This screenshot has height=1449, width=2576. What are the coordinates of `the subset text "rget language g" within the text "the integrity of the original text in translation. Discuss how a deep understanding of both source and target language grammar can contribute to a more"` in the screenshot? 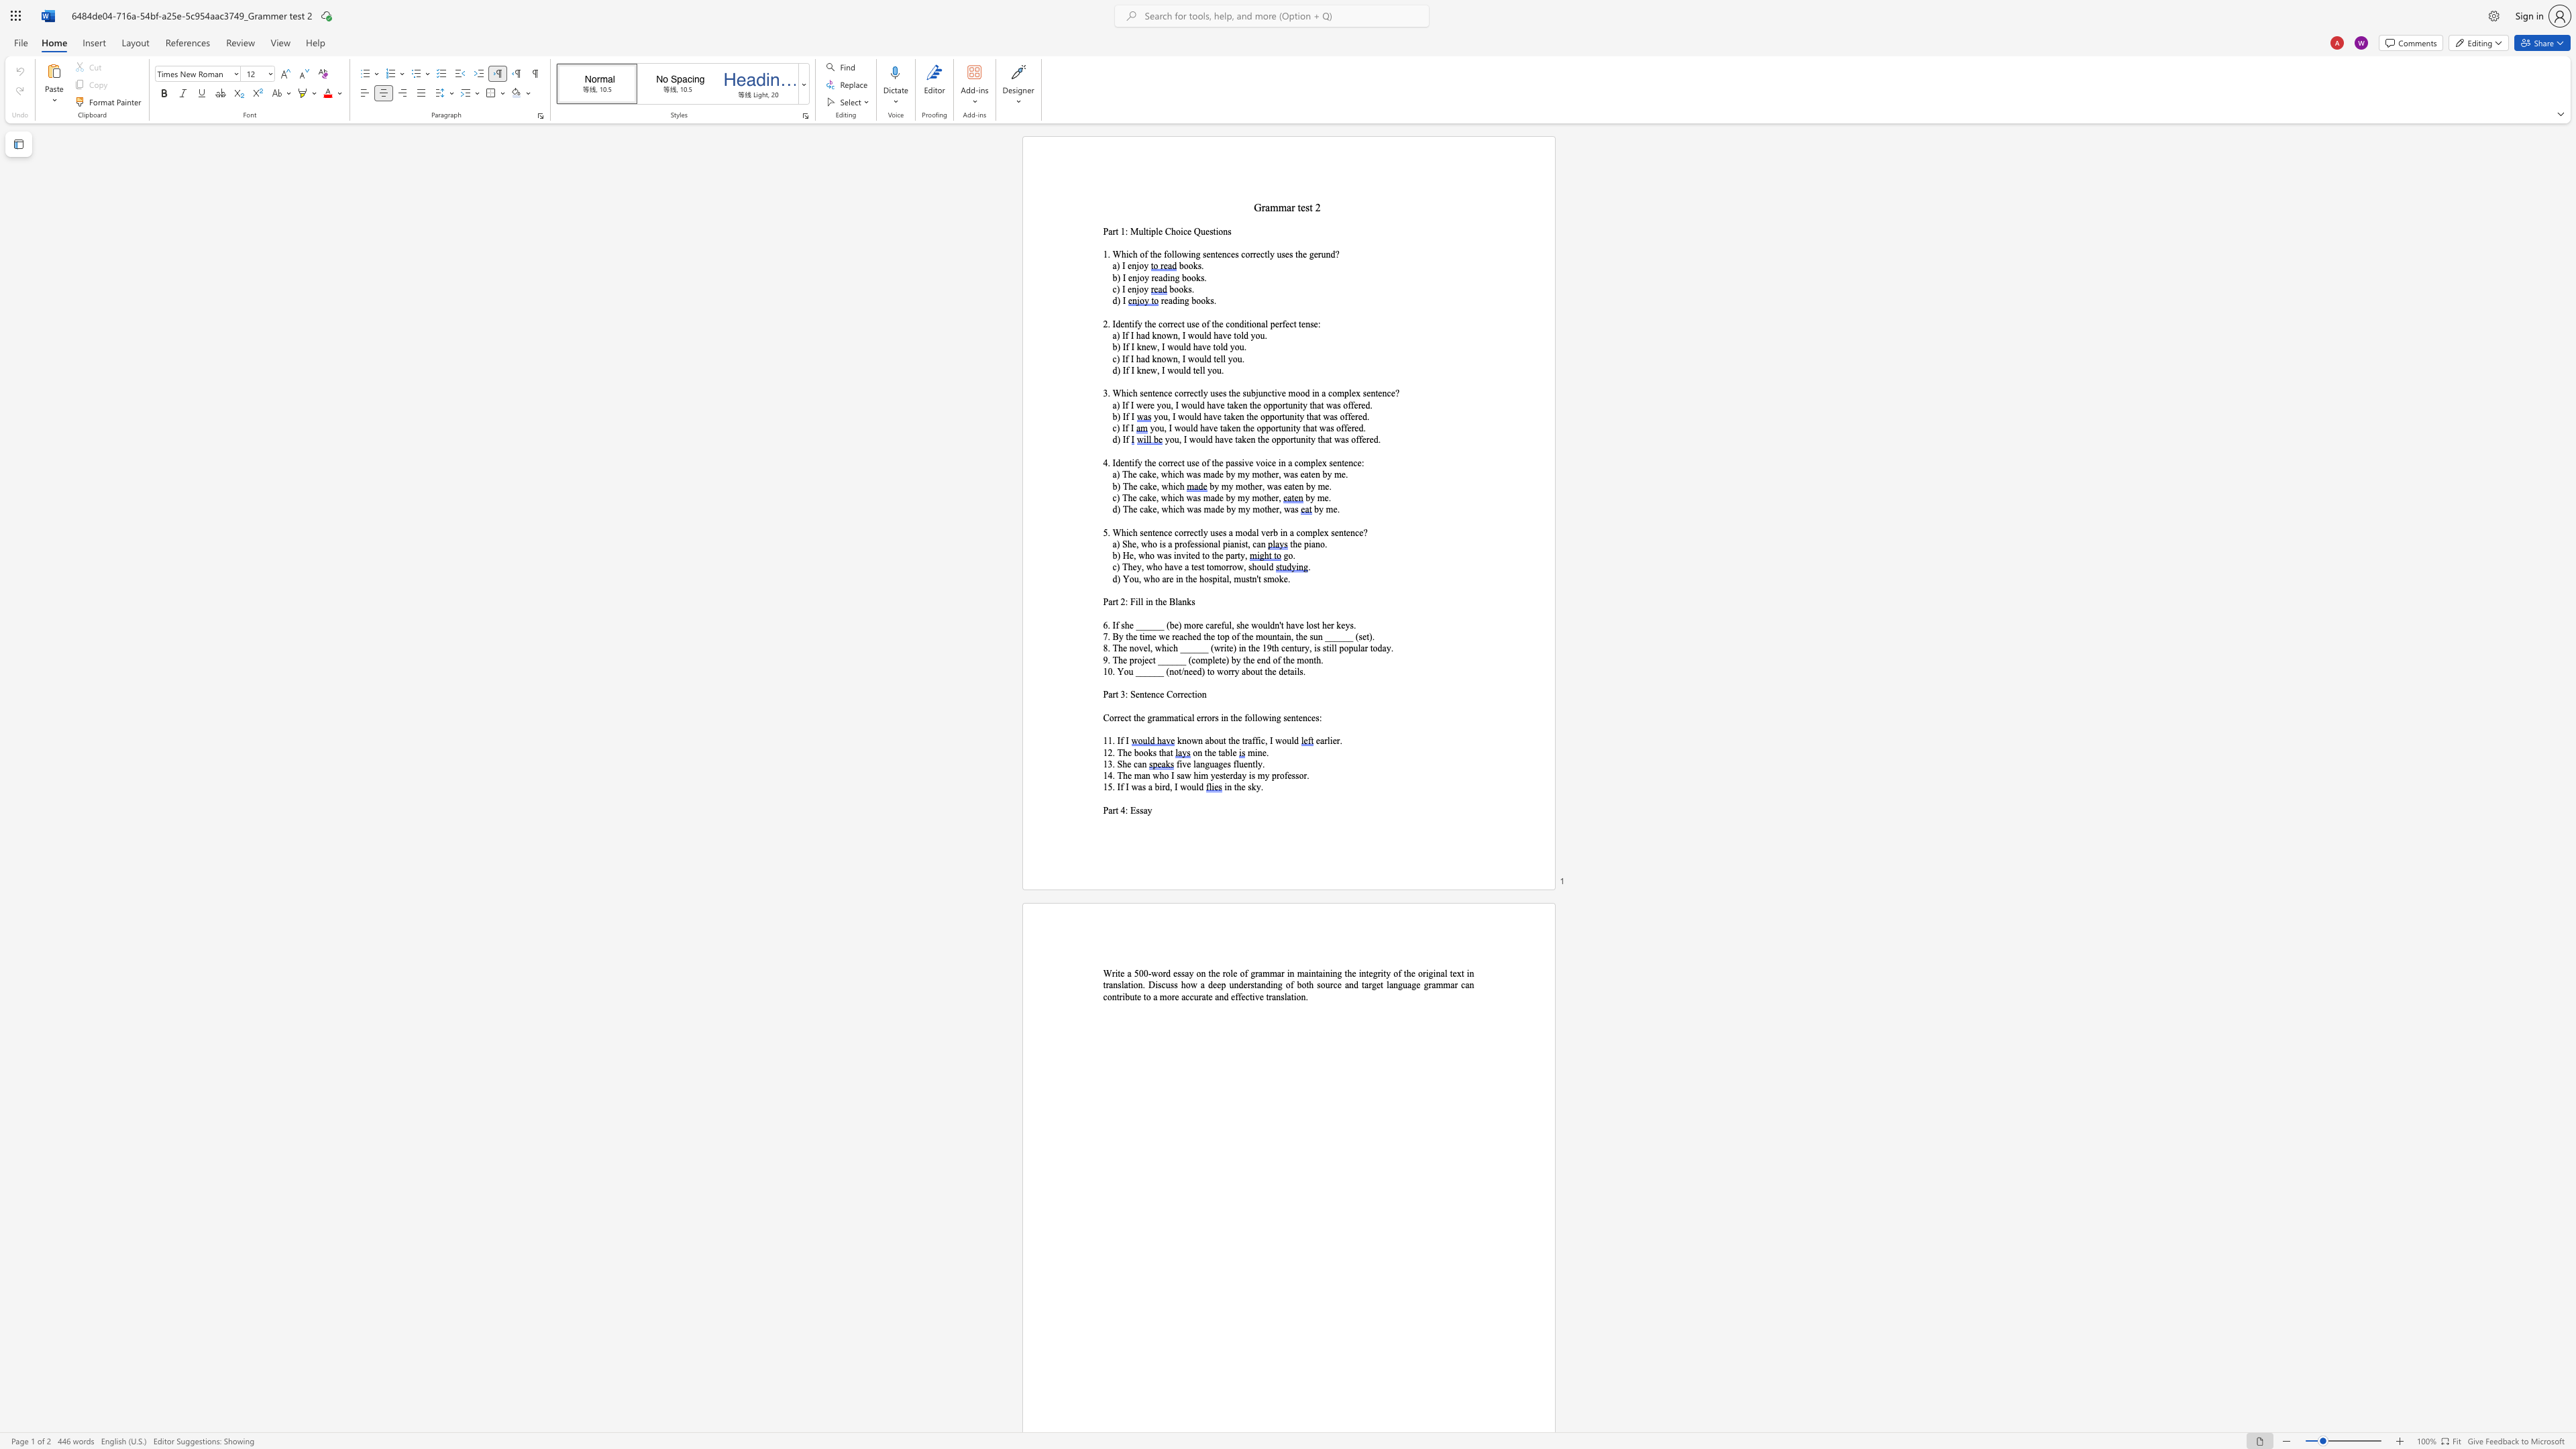 It's located at (1368, 985).